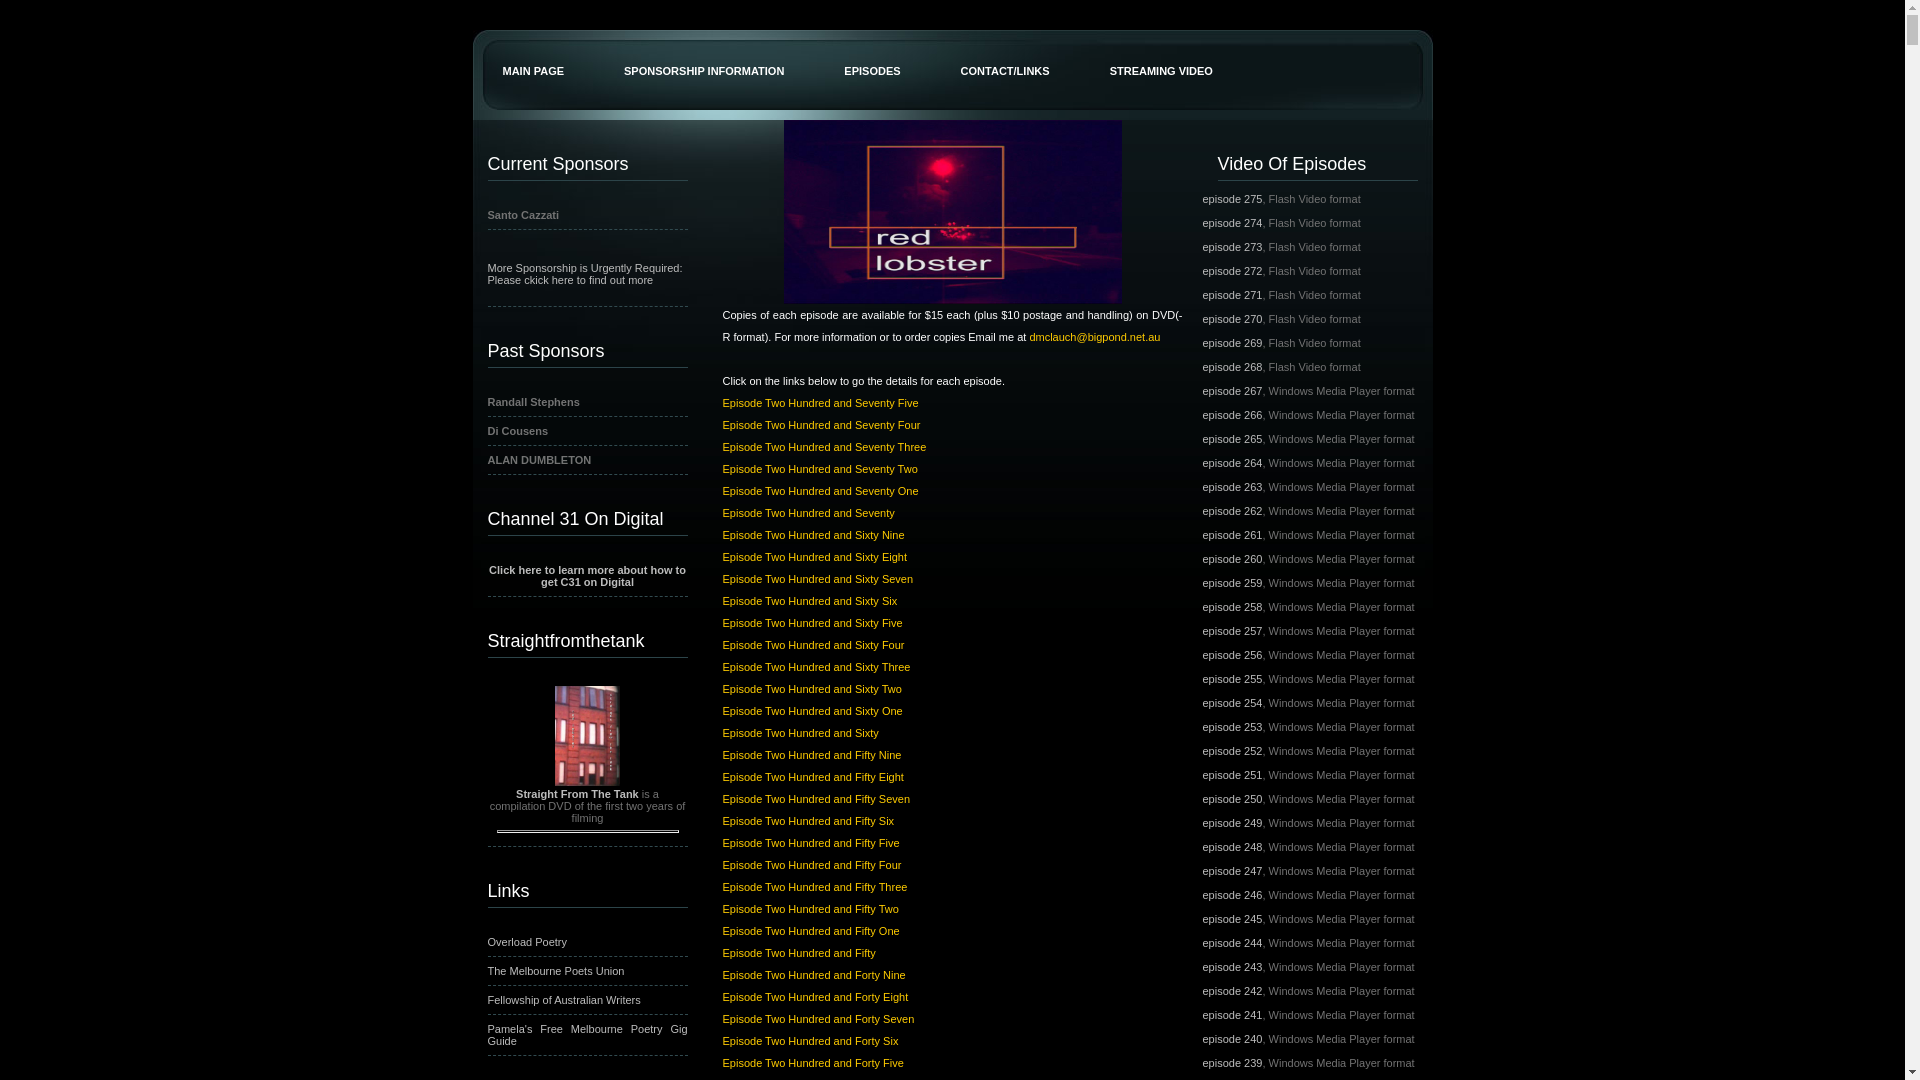  I want to click on 'Click here to learn more about how to get C31 on Digital', so click(586, 575).